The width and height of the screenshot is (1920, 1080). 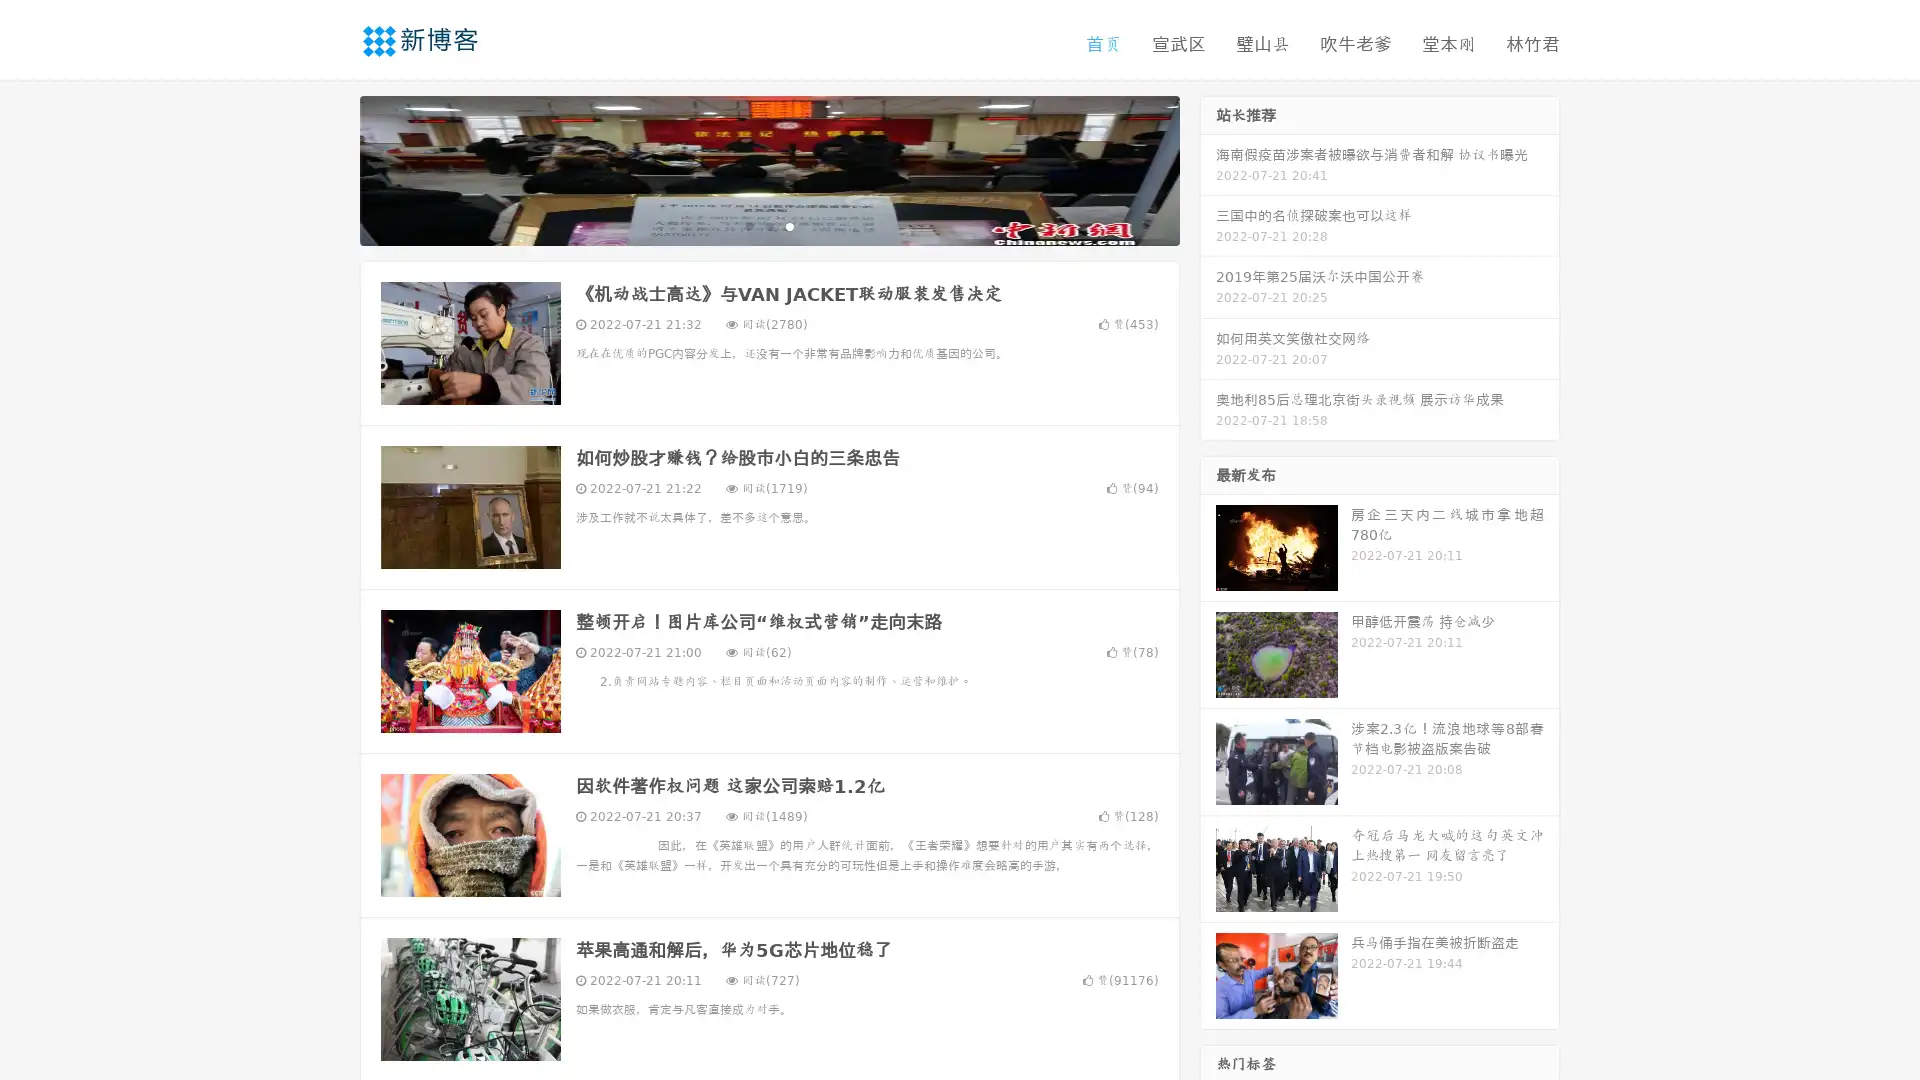 What do you see at coordinates (1208, 168) in the screenshot?
I see `Next slide` at bounding box center [1208, 168].